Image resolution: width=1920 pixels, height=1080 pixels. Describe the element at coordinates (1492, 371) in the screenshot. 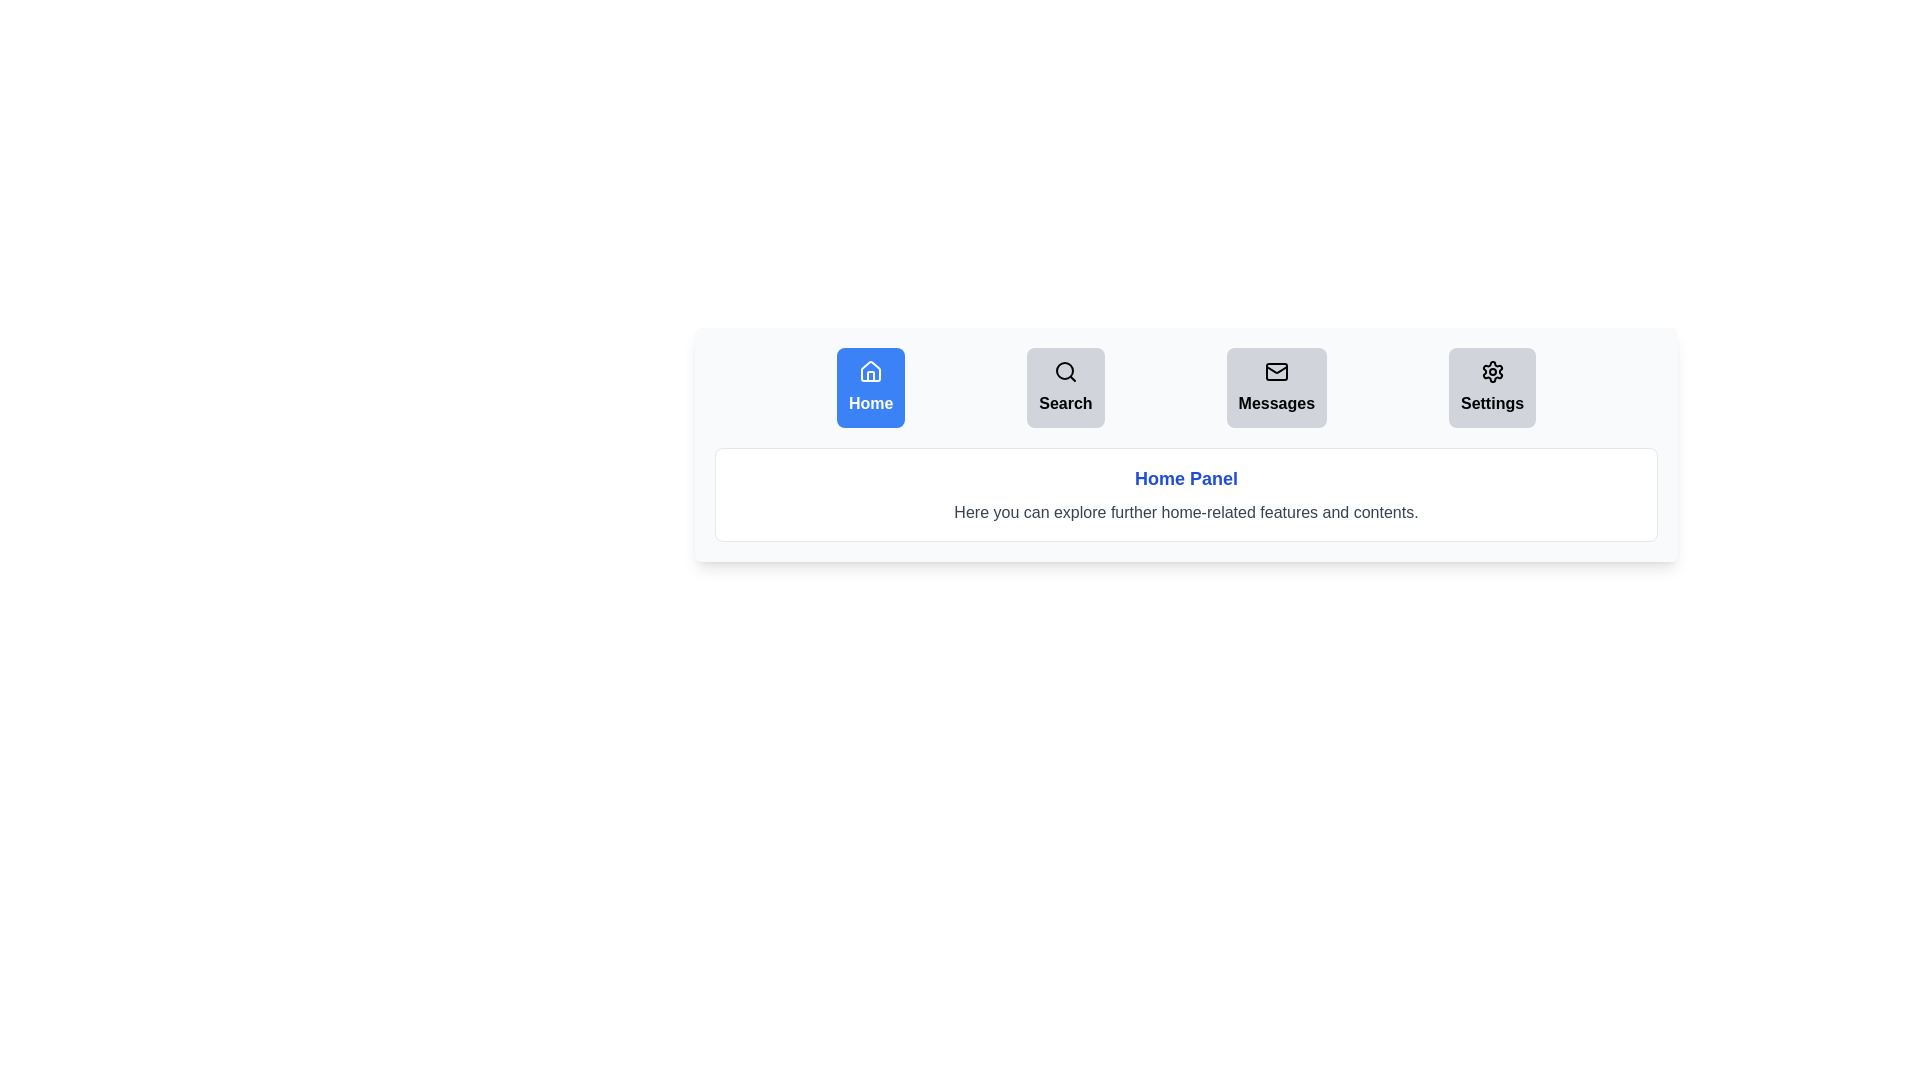

I see `the 'Settings' icon located at the top right of the visible panel, which serves as a visual representation for accessing application settings` at that location.